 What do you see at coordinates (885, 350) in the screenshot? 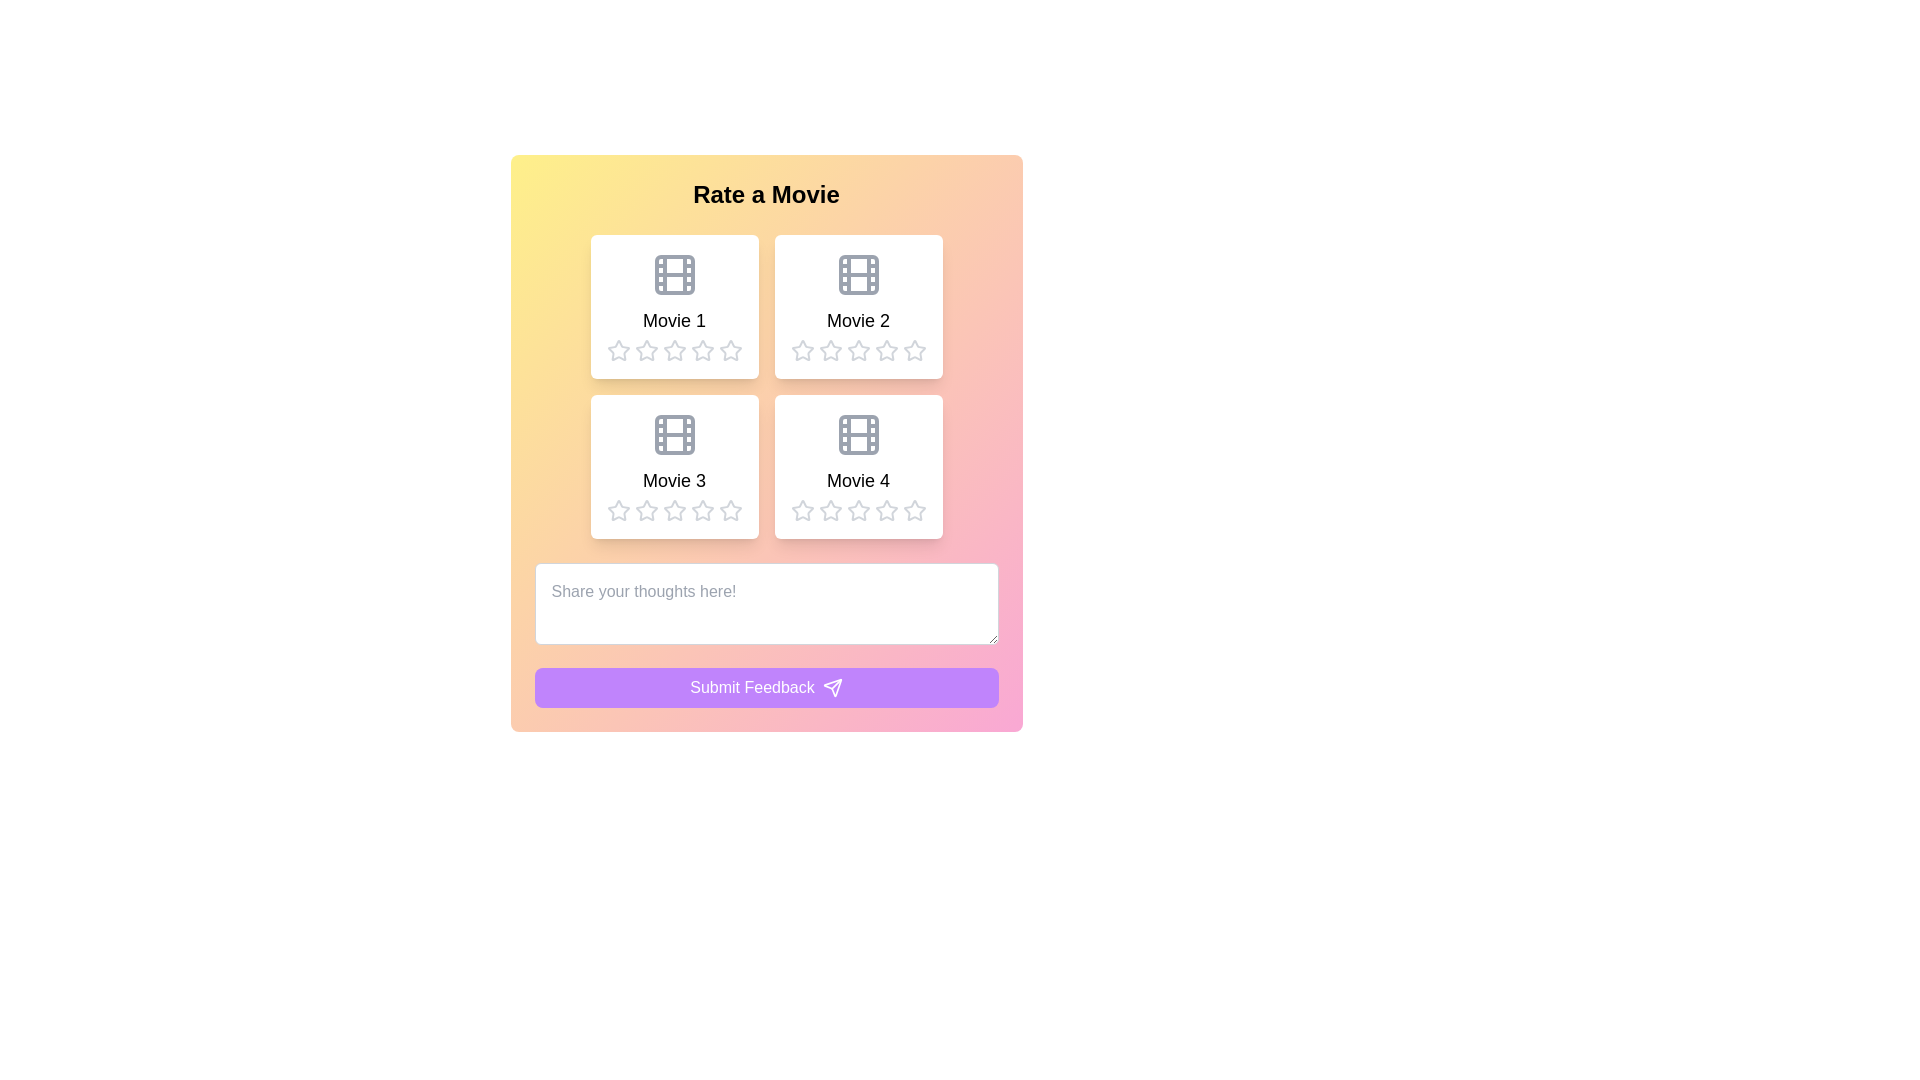
I see `the third gray star icon in the rating system under the 'Movie 2' section` at bounding box center [885, 350].